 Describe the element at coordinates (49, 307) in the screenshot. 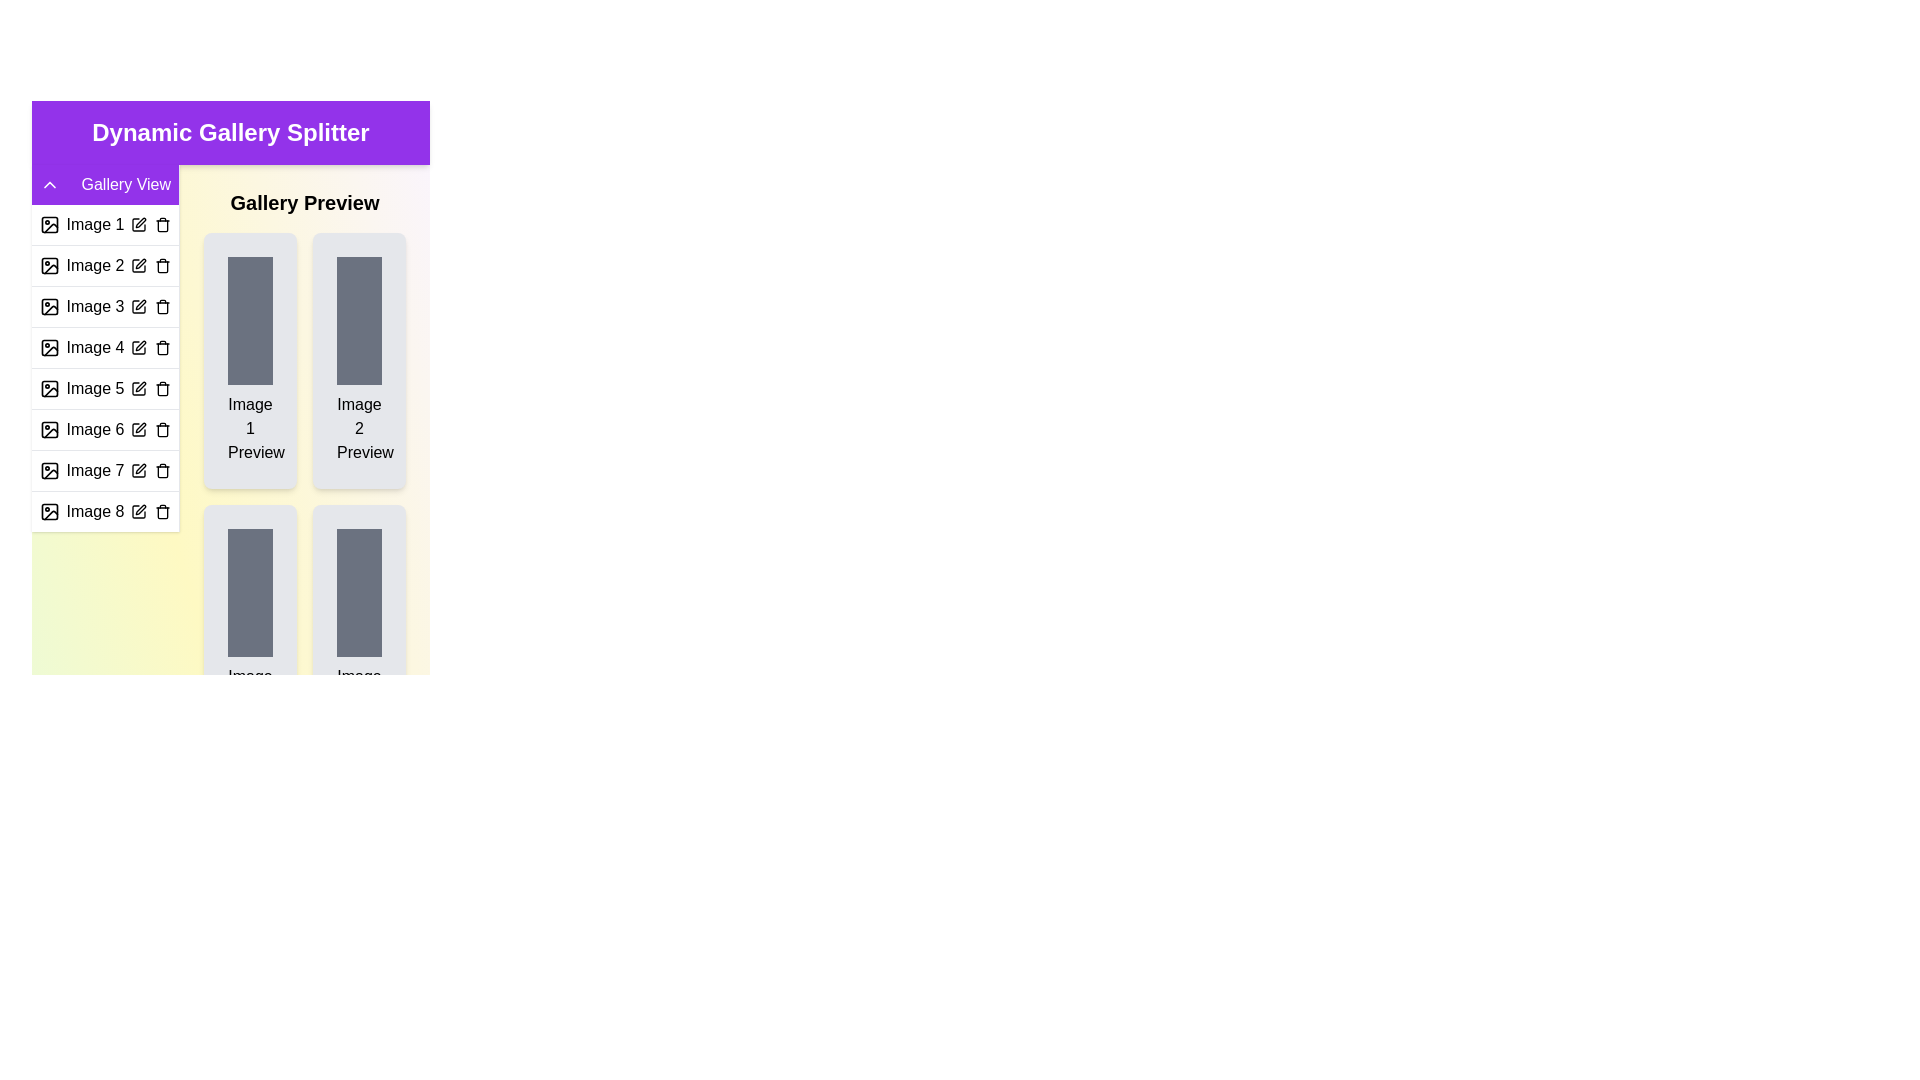

I see `the graphical icon resembling a picture frame with a broken image depiction` at that location.